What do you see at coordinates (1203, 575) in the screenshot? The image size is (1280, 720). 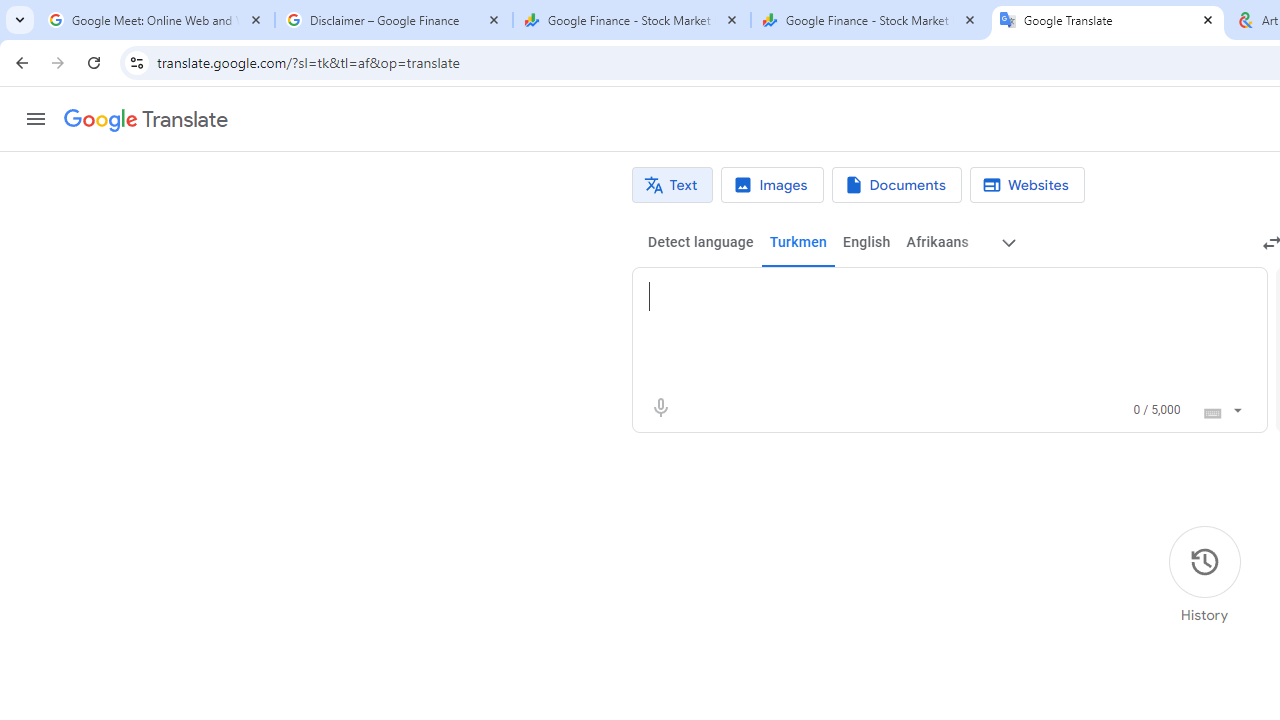 I see `'History'` at bounding box center [1203, 575].